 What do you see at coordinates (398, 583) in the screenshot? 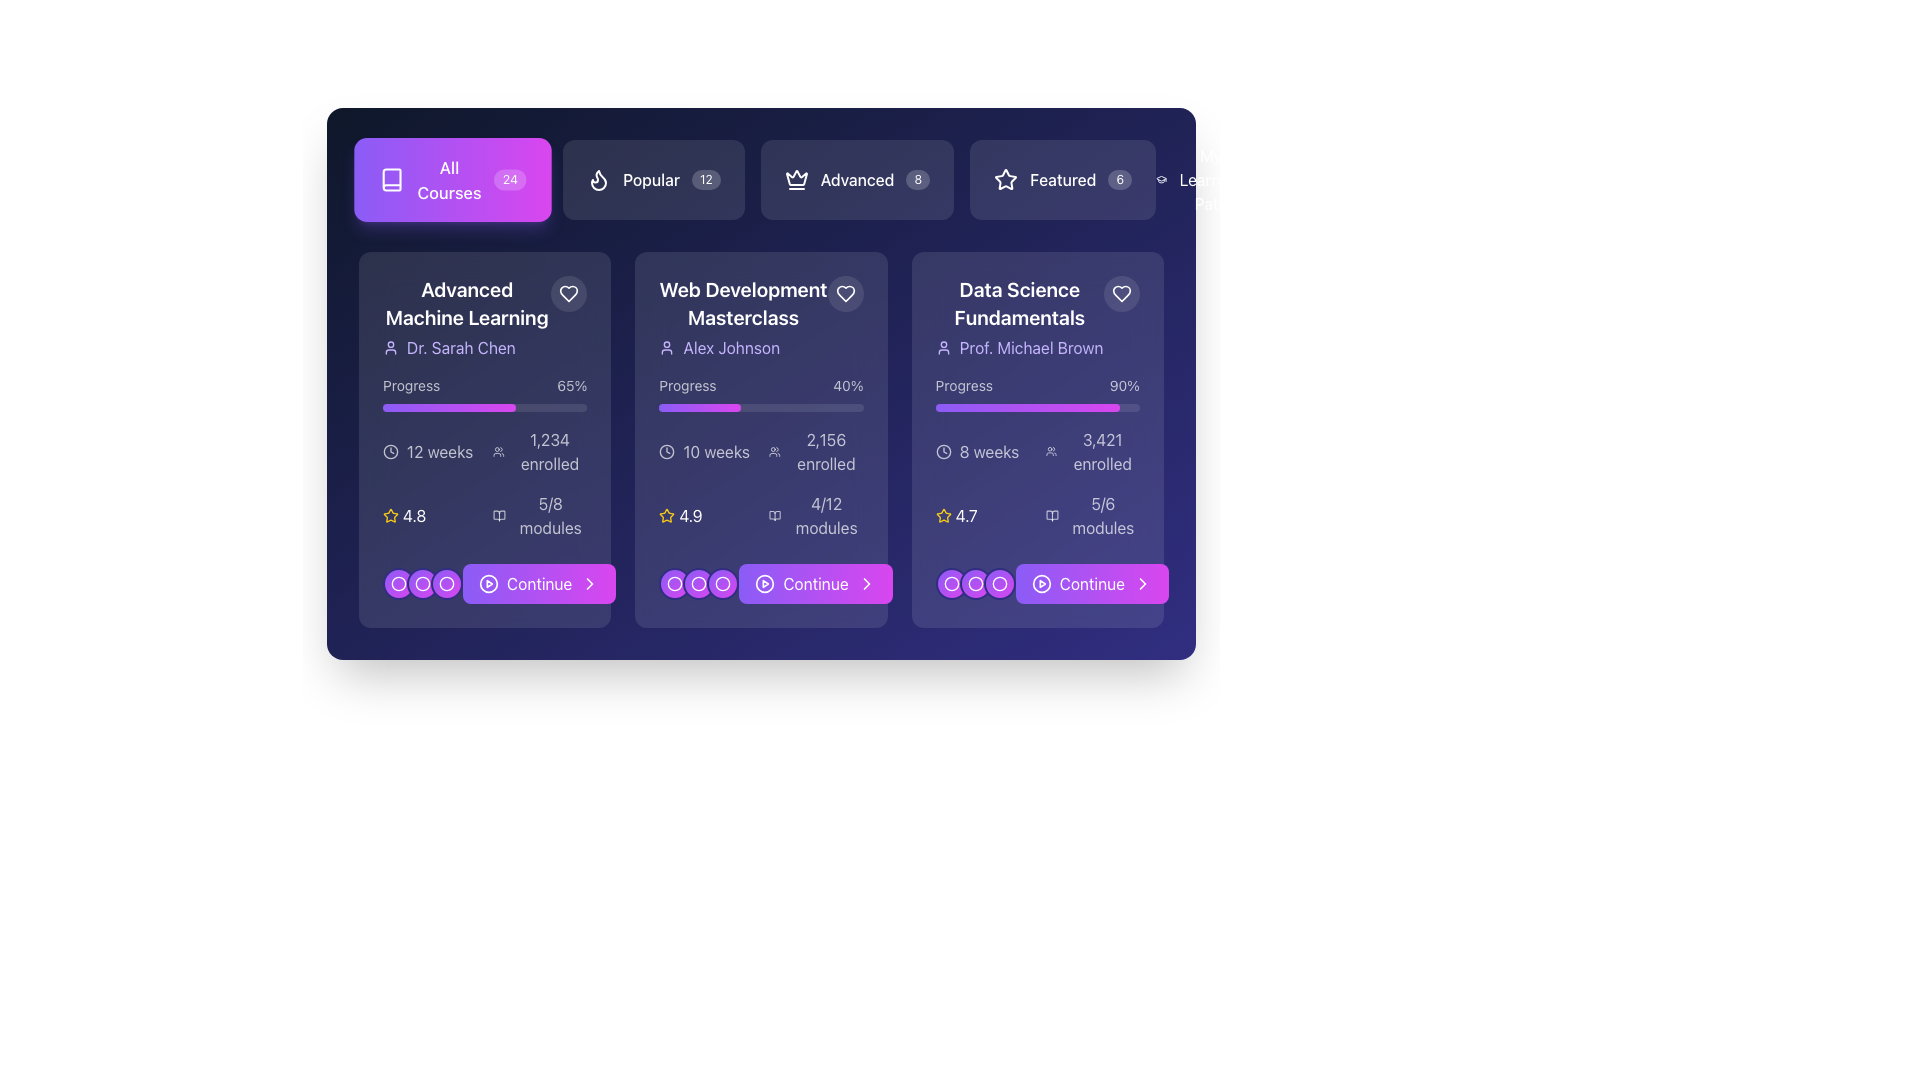
I see `the second circular indicator with a white outline and purple background, located at the bottom of the 'Advanced Machine Learning' course card` at bounding box center [398, 583].